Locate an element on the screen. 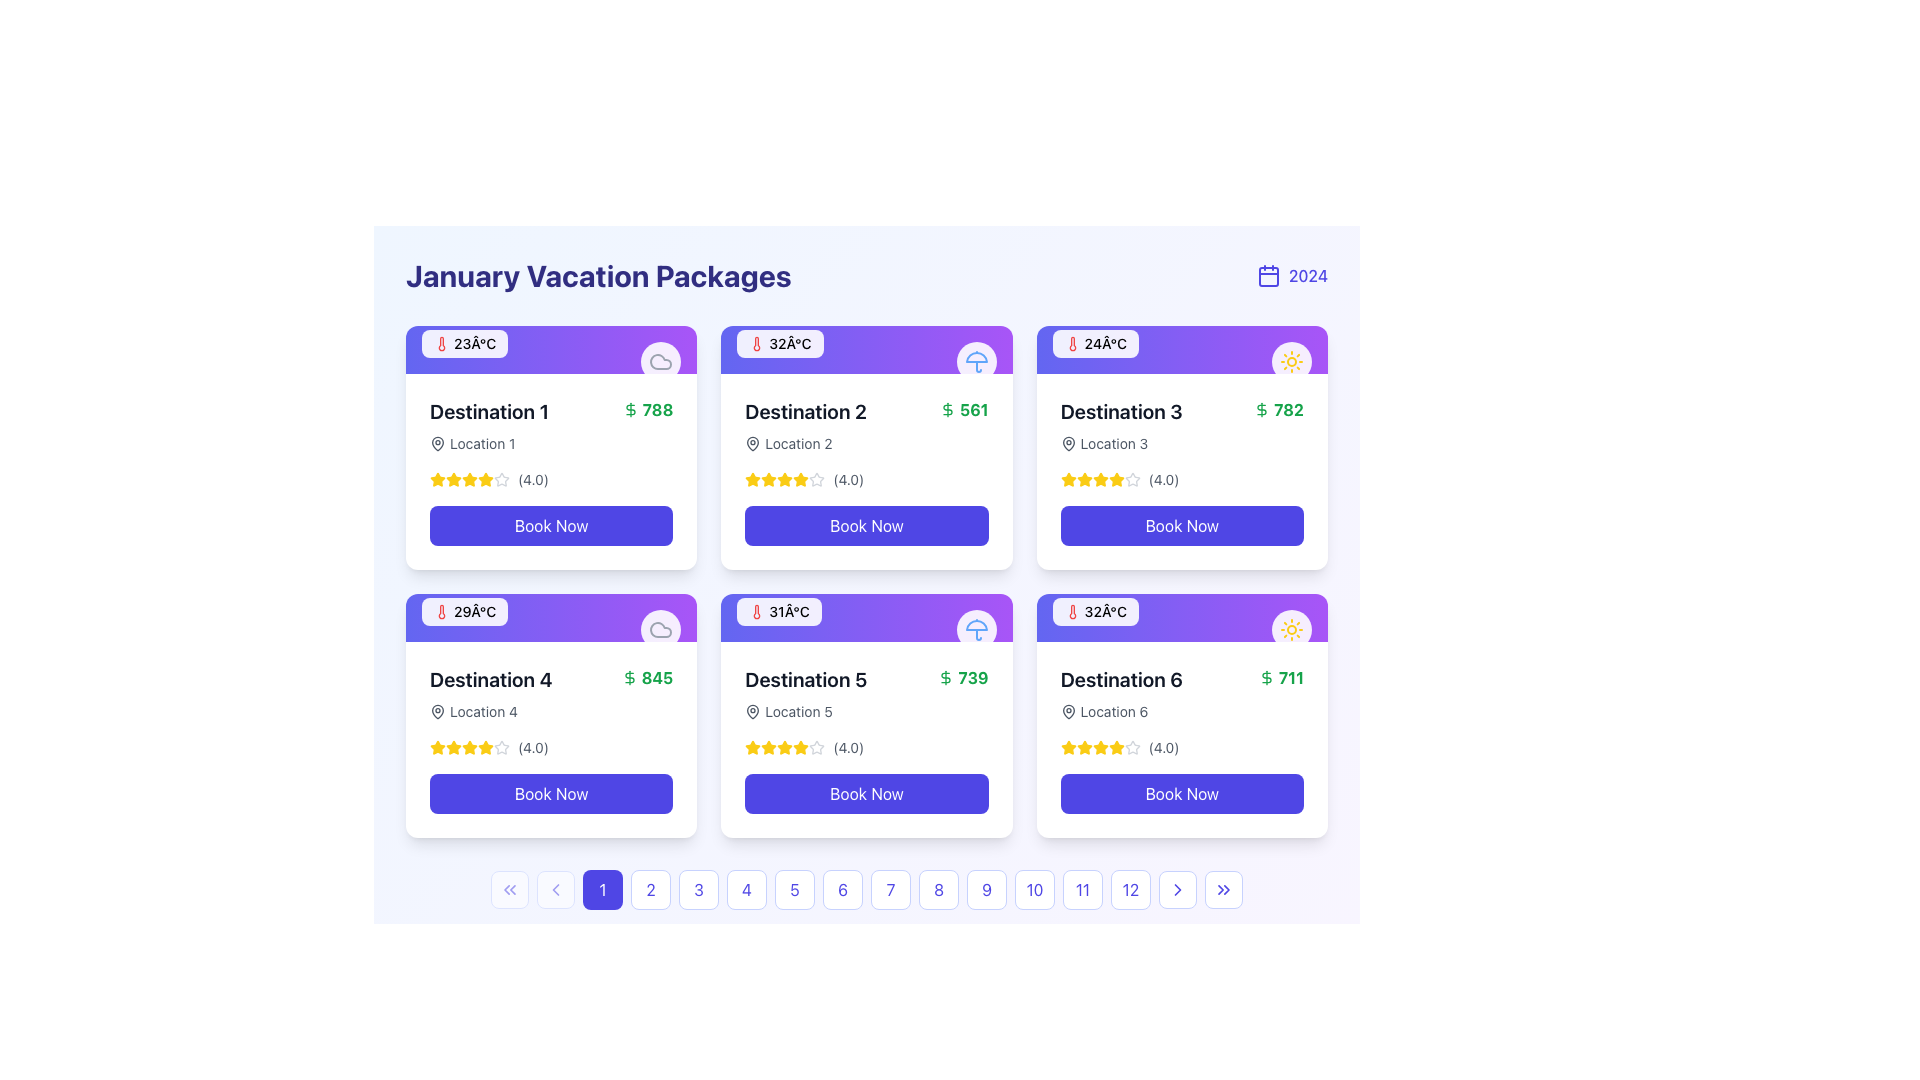 Image resolution: width=1920 pixels, height=1080 pixels. the red thermometer icon located in the purple banner at the top of the card labeled 'Destination 3', adjacent to the temperature information '24°C' is located at coordinates (1071, 342).